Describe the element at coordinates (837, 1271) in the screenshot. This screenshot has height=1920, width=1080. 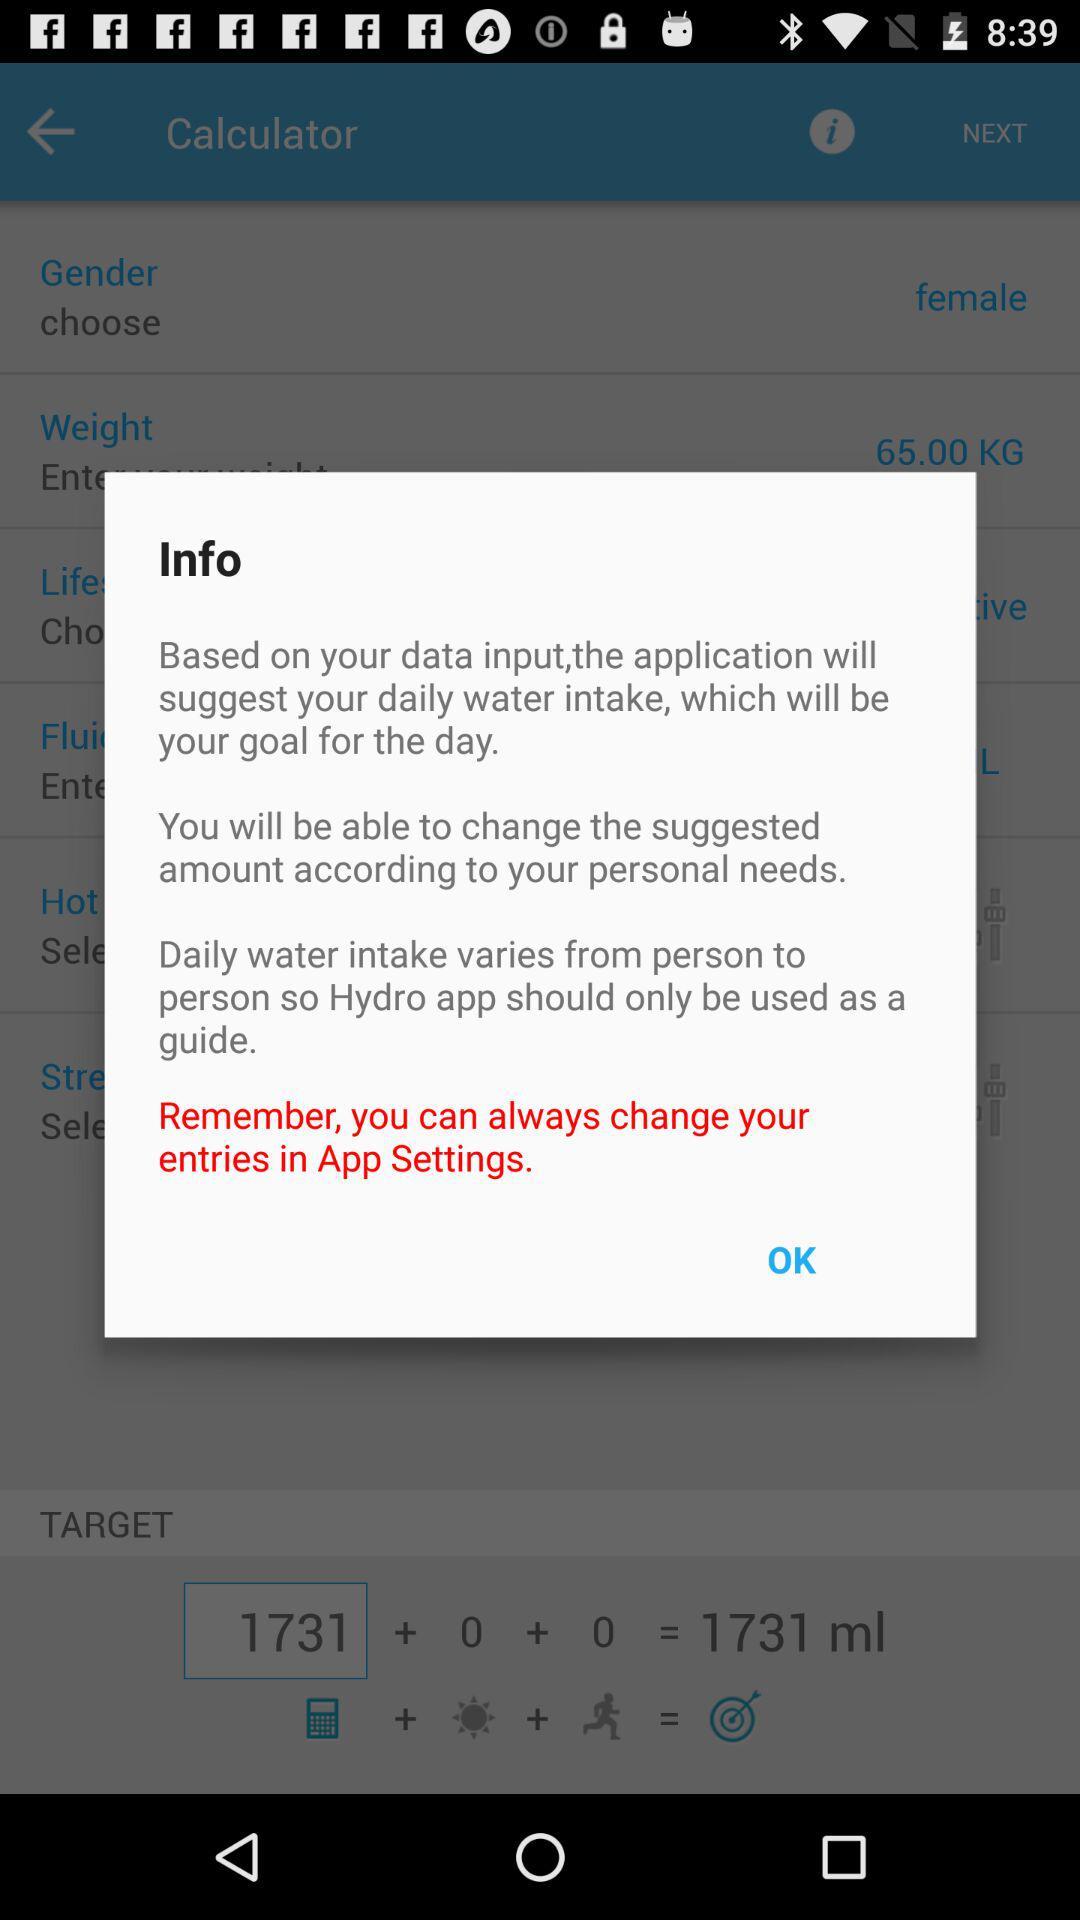
I see `item on the right` at that location.